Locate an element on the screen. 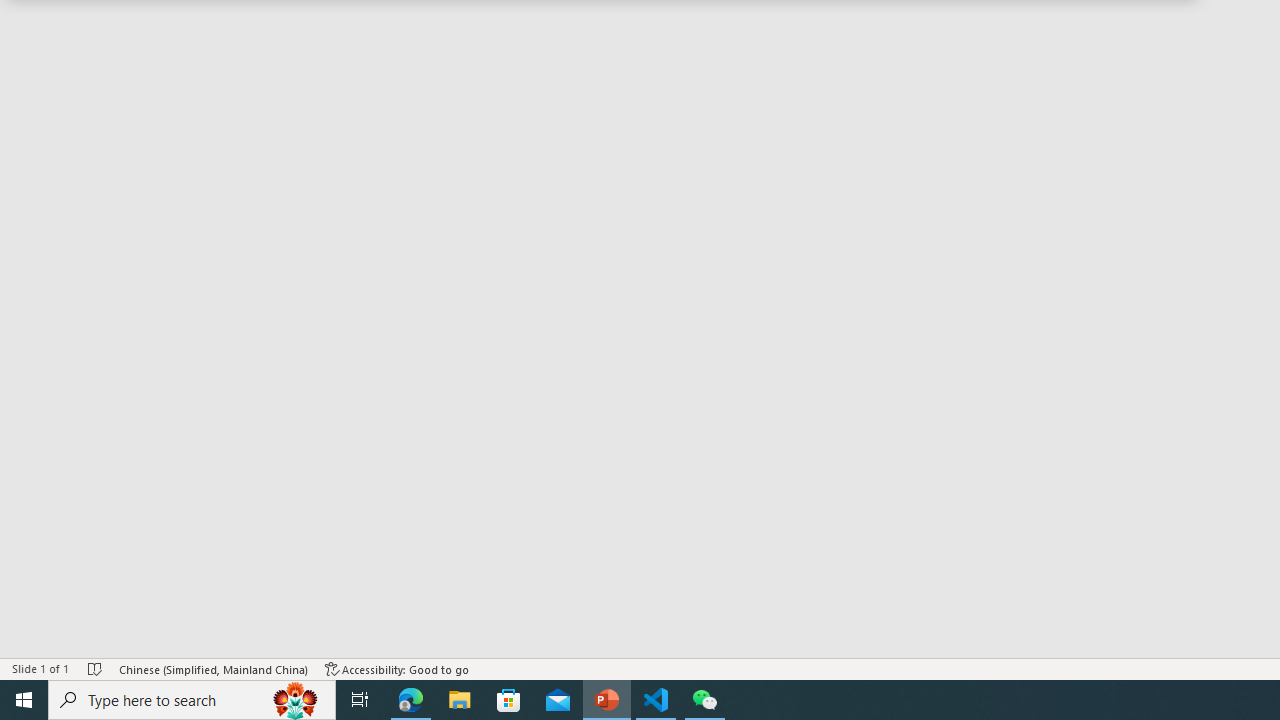  'Accessibility Checker Accessibility: Good to go' is located at coordinates (397, 669).